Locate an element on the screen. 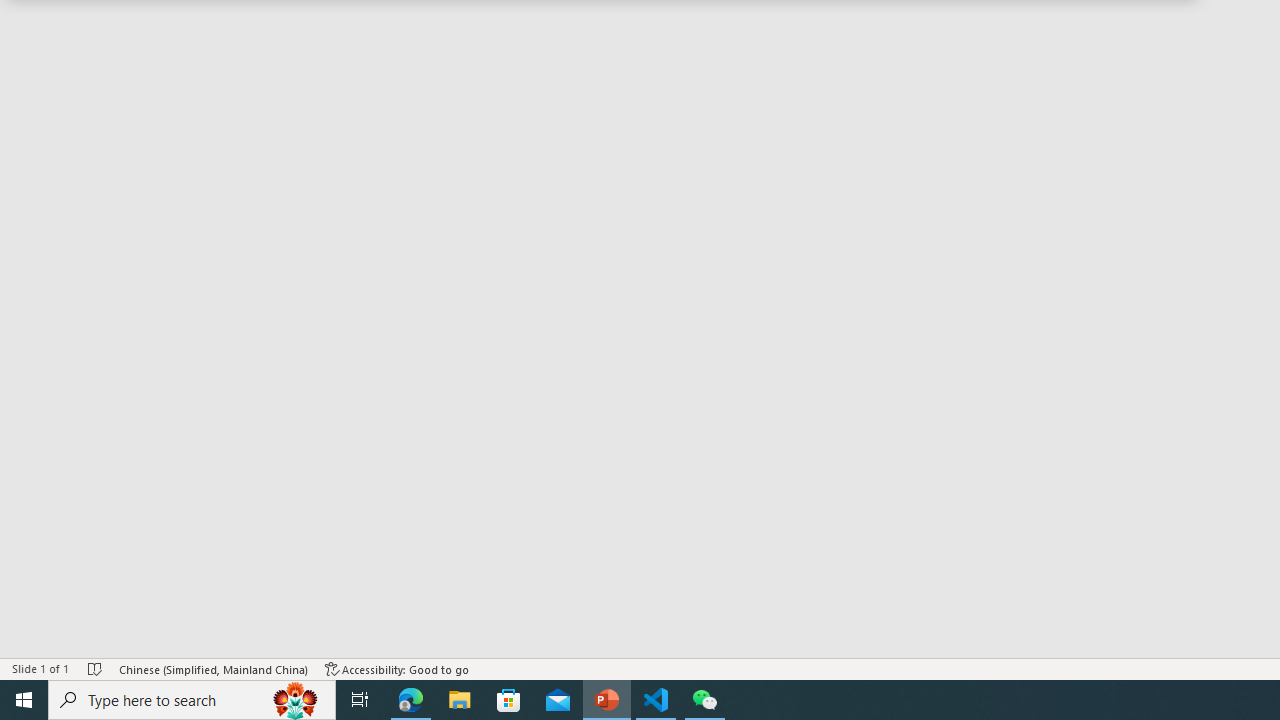  'Accessibility Checker Accessibility: Good to go' is located at coordinates (397, 669).